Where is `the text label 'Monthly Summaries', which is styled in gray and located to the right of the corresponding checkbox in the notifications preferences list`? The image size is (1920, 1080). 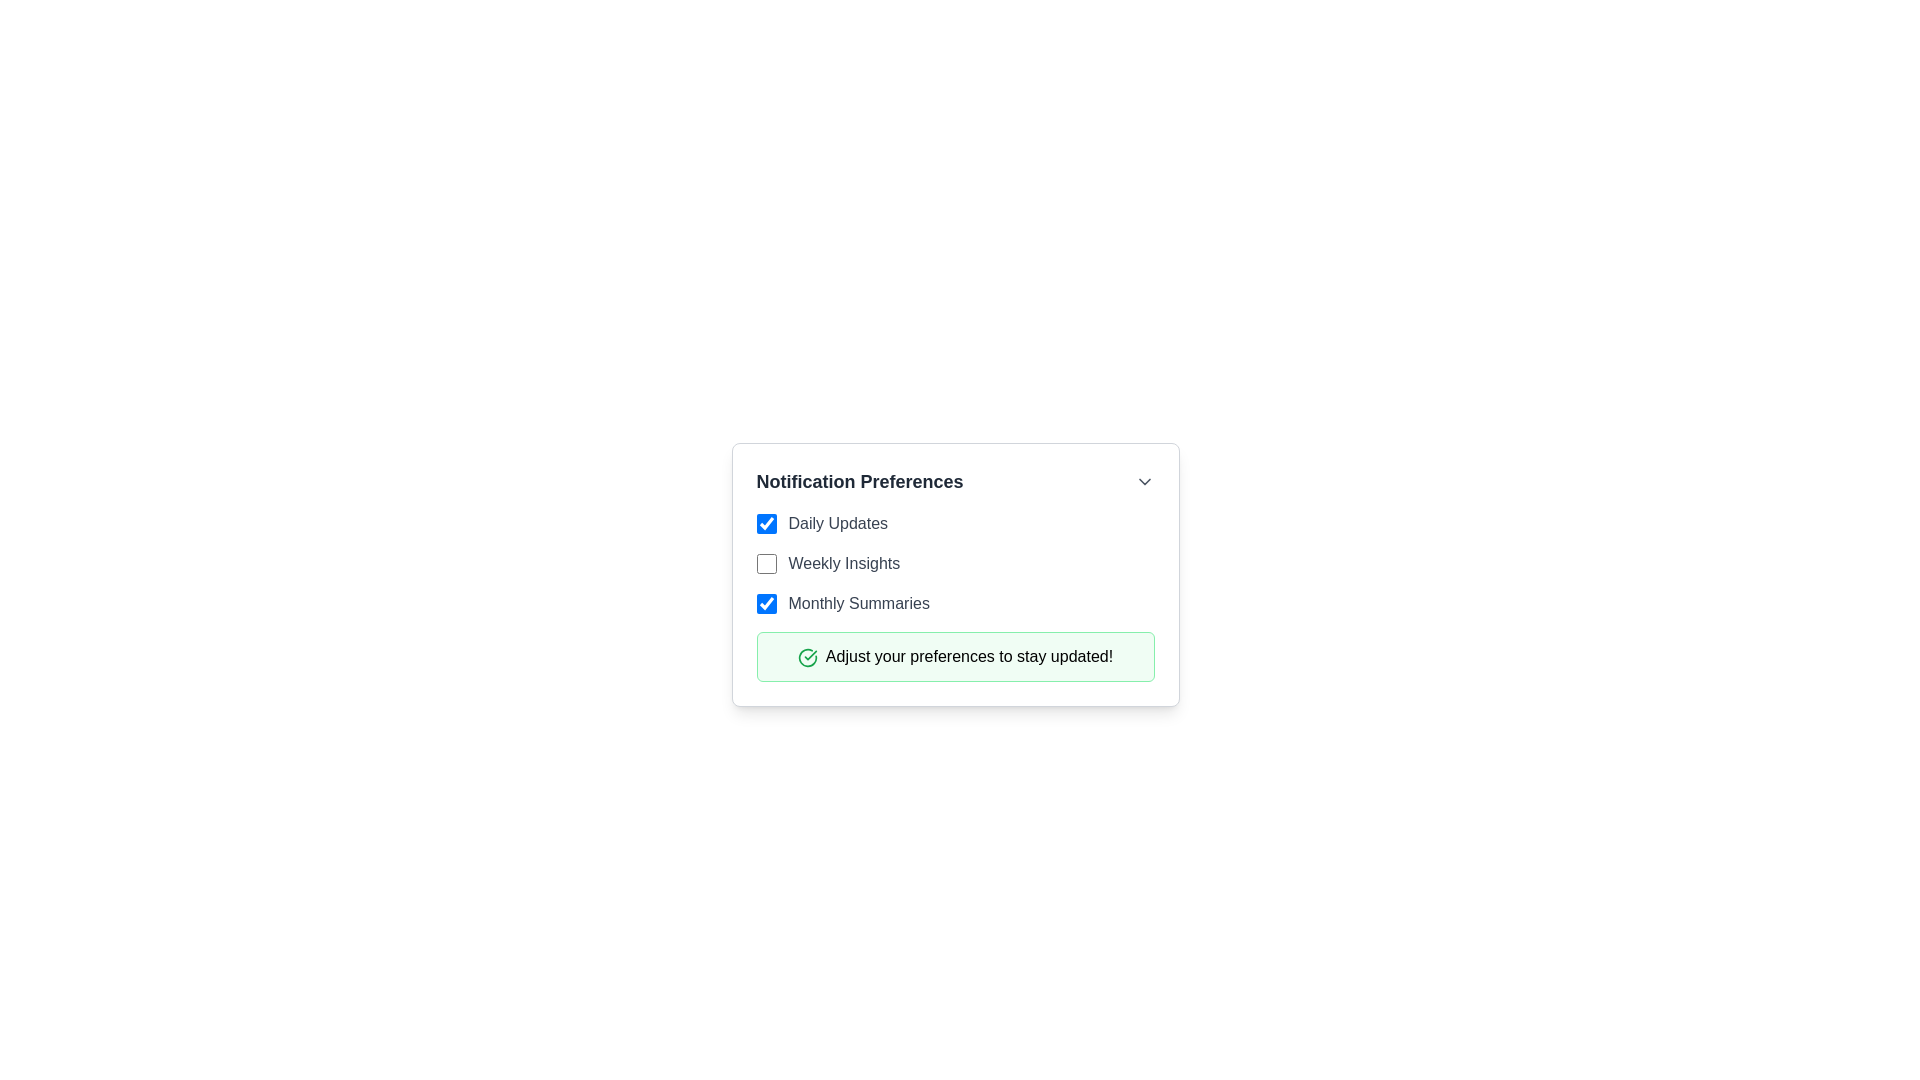
the text label 'Monthly Summaries', which is styled in gray and located to the right of the corresponding checkbox in the notifications preferences list is located at coordinates (859, 603).